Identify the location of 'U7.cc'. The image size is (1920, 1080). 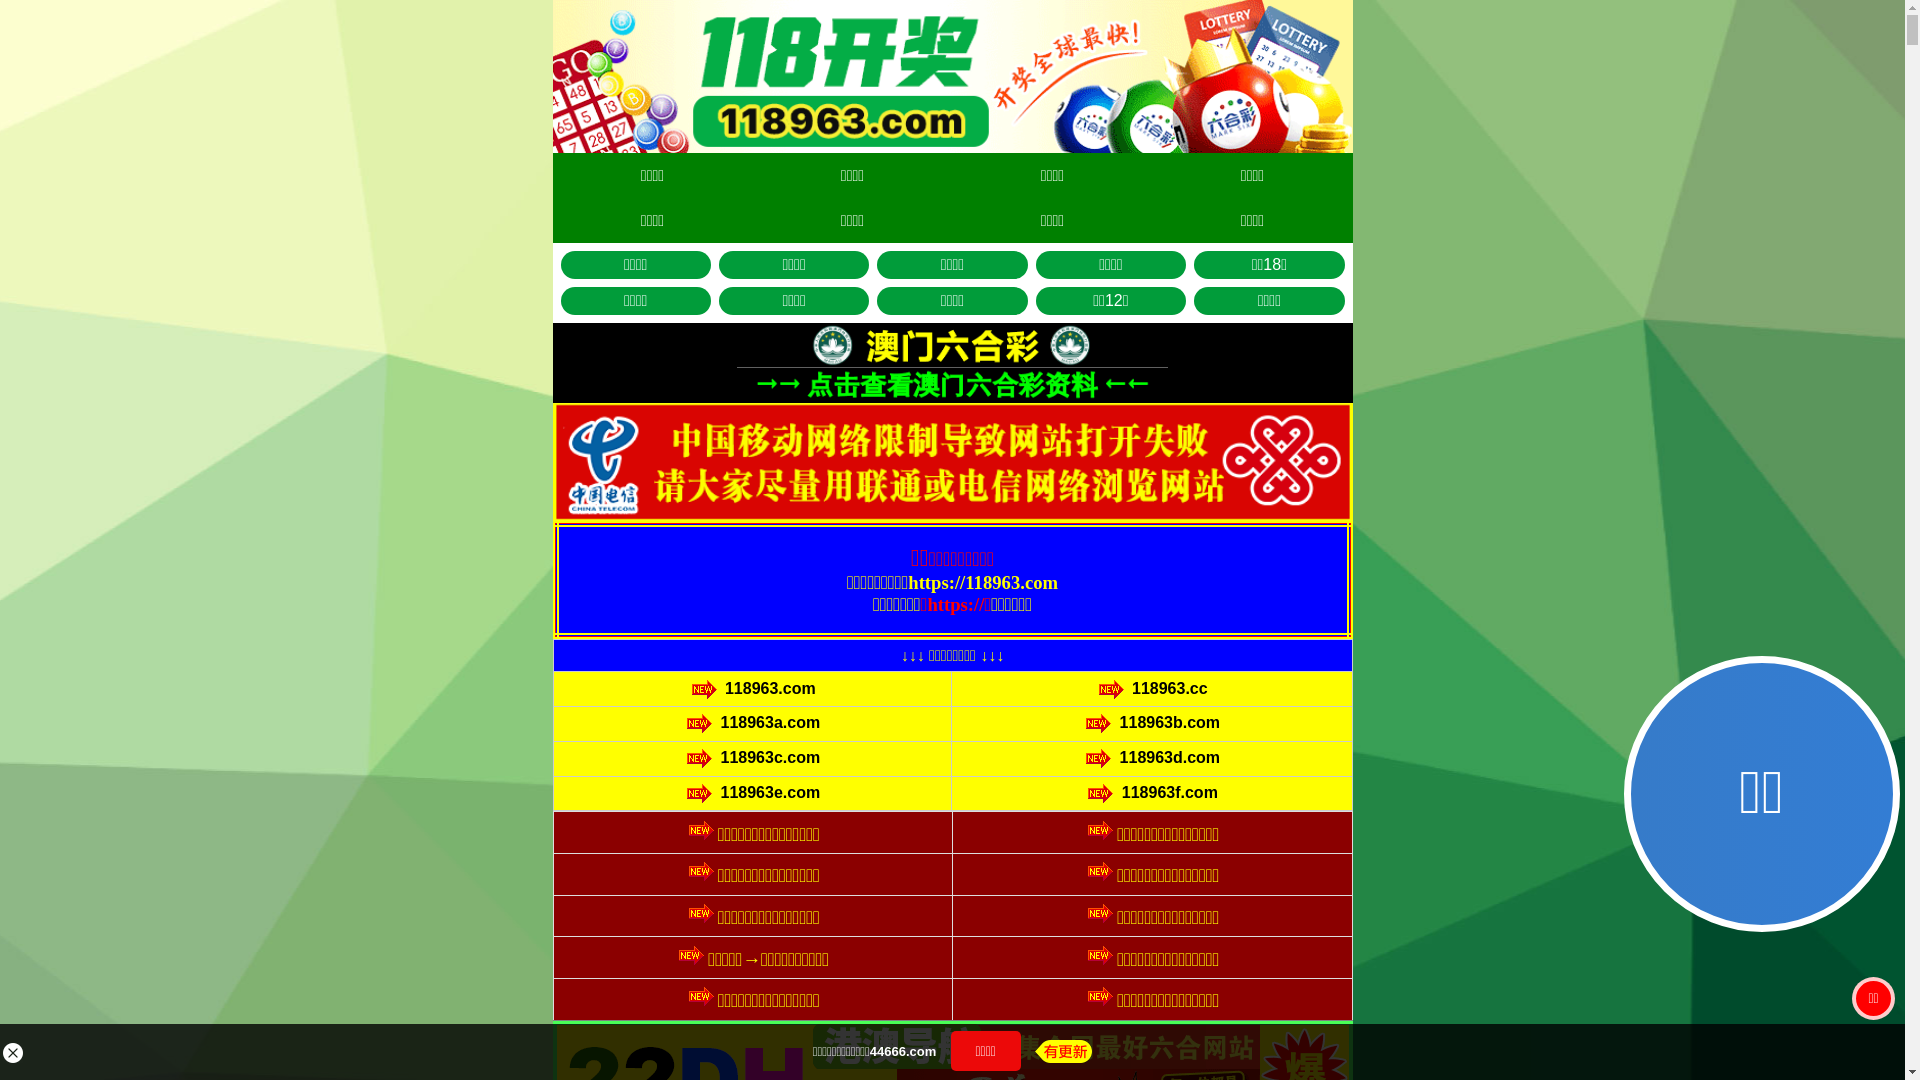
(867, 679).